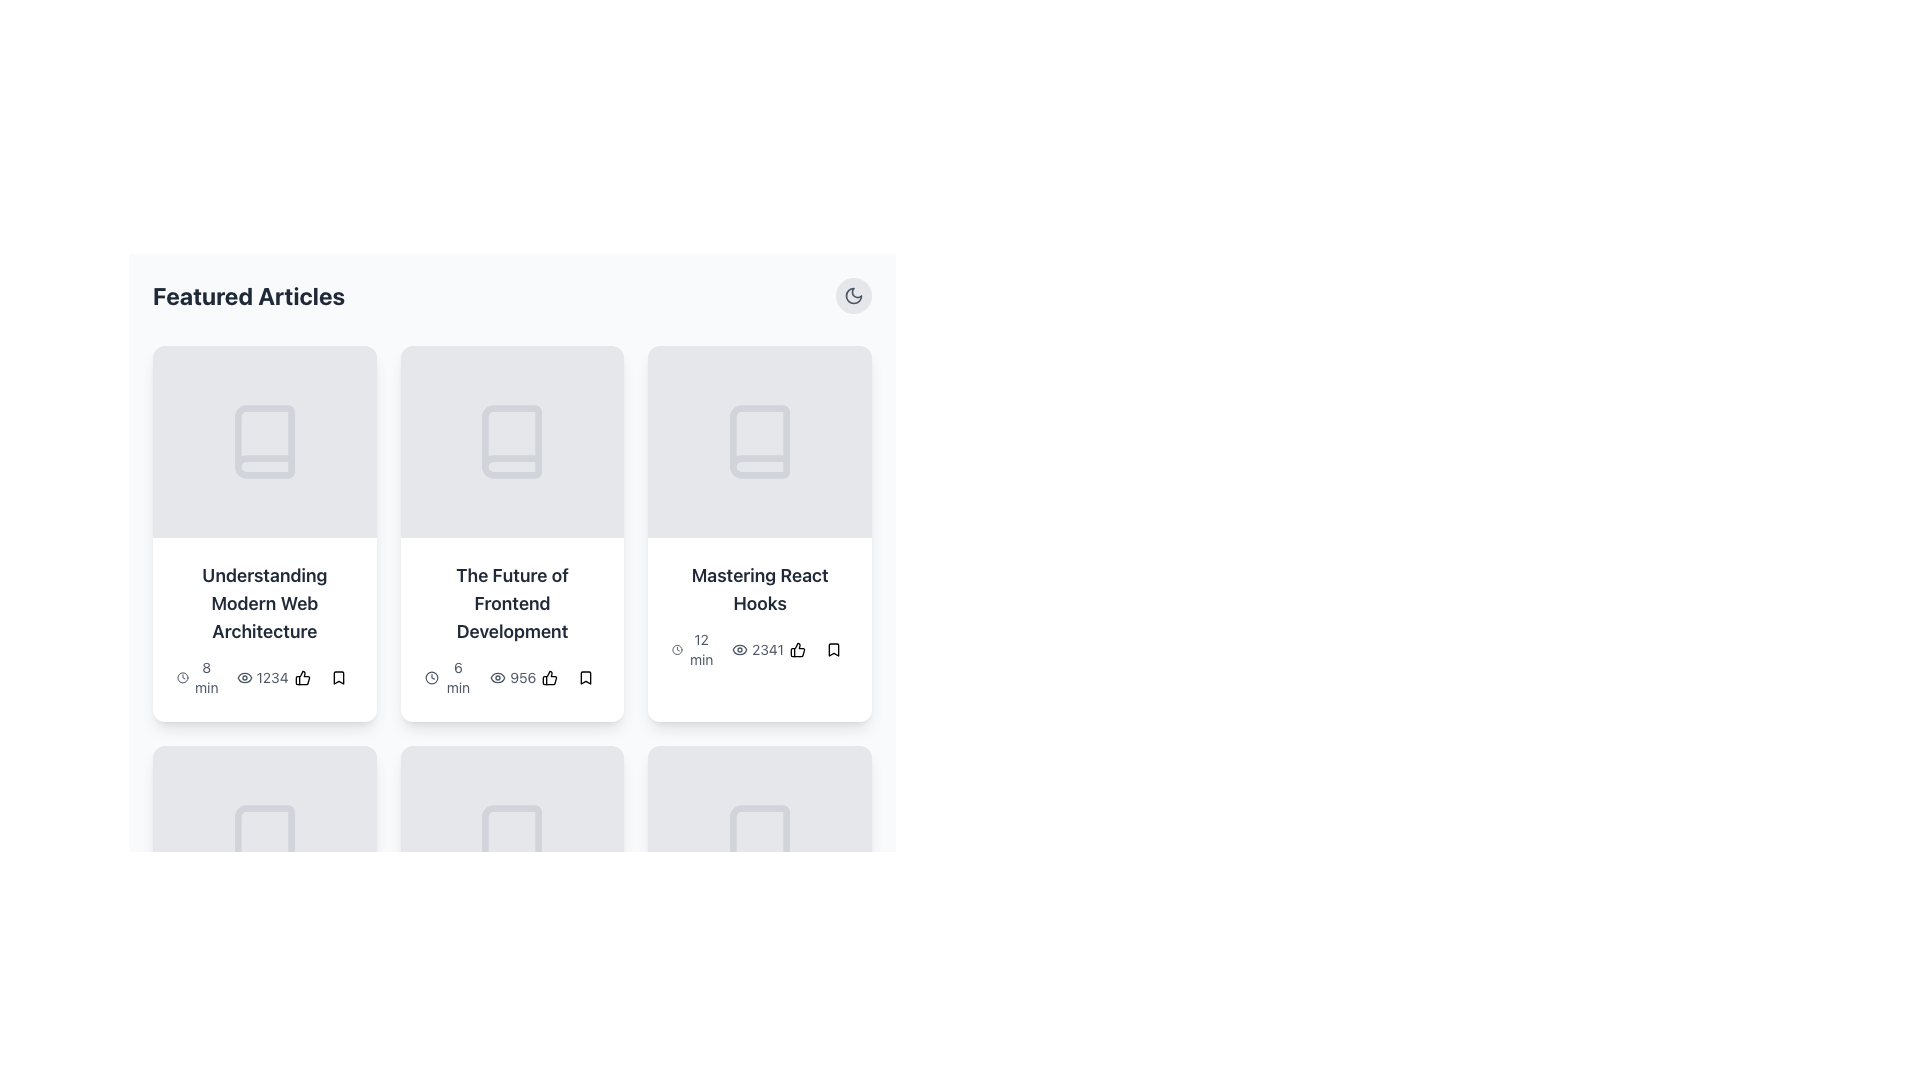 The image size is (1920, 1080). I want to click on the thumbs-up icon located inside a circular button at the bottom right corner of the 'Mastering React Hooks' card to register a like, so click(796, 650).